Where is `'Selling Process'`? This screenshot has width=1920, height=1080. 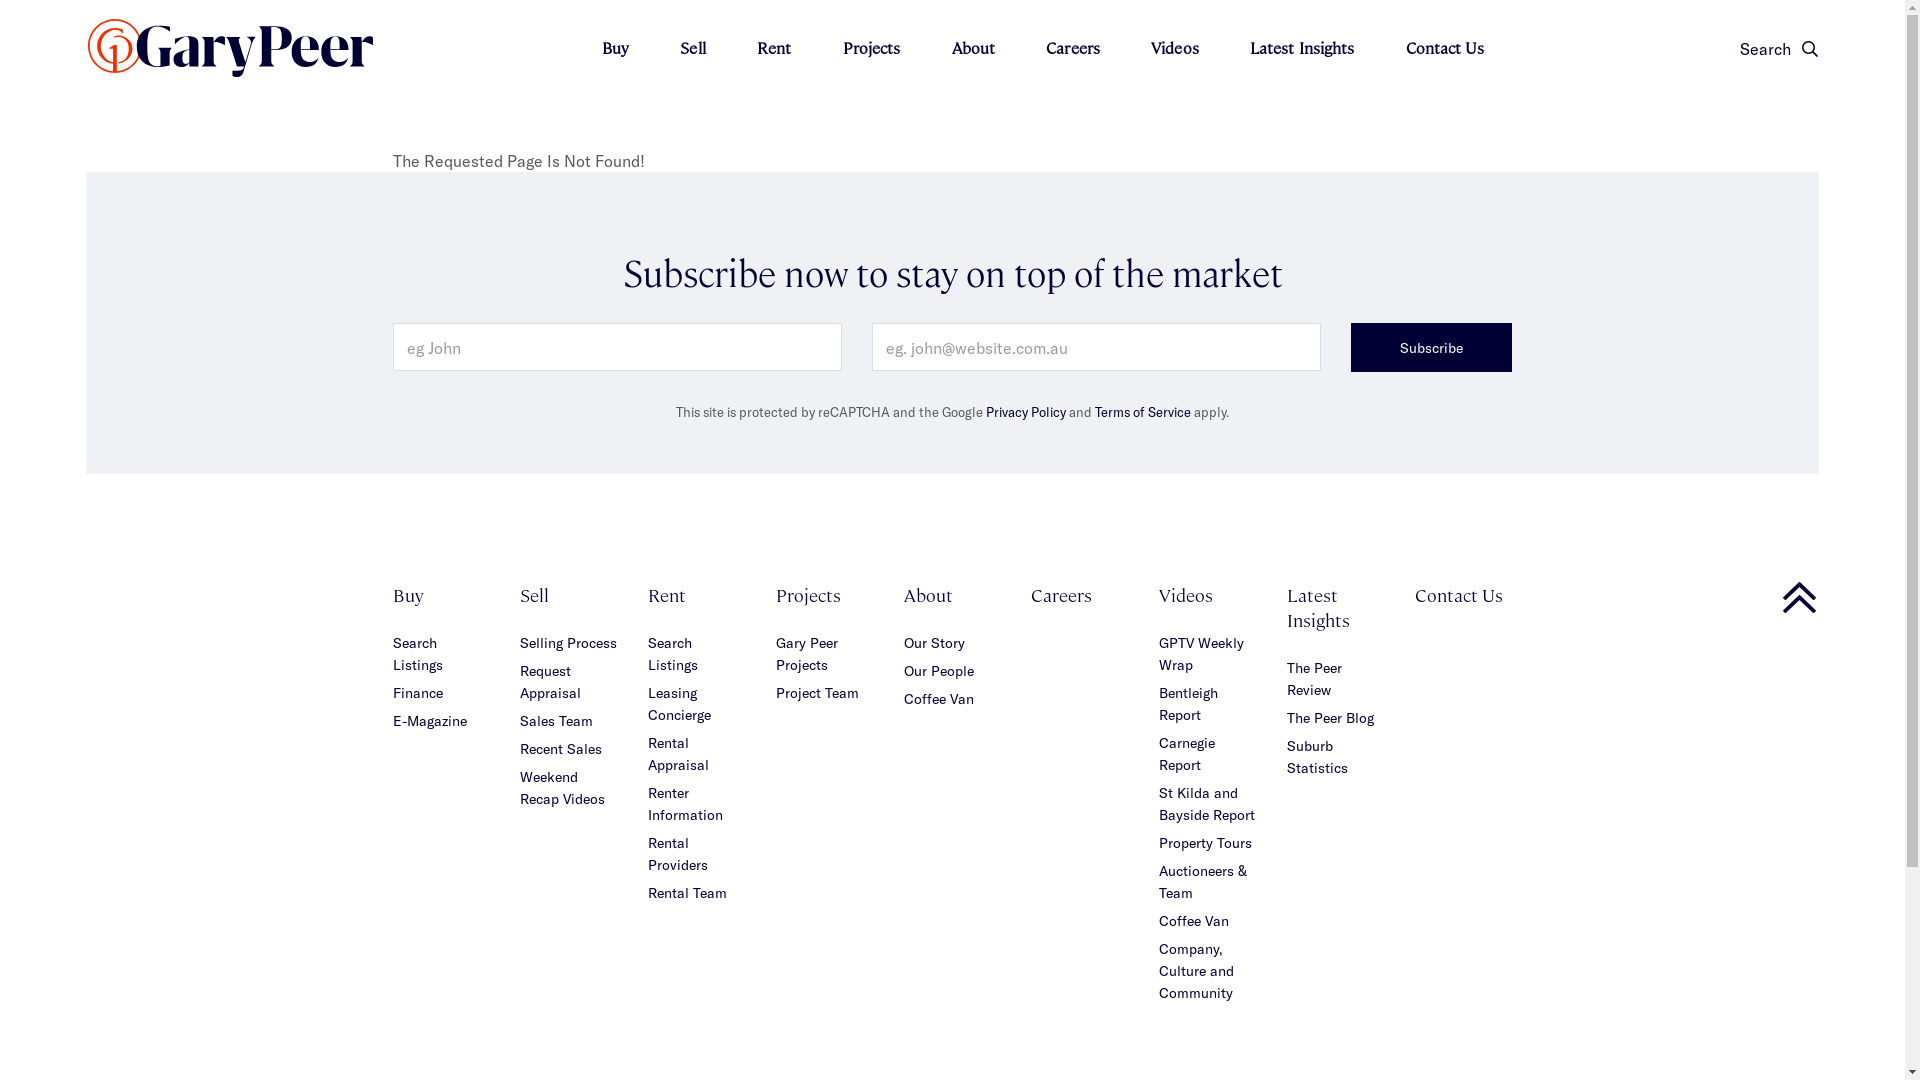 'Selling Process' is located at coordinates (519, 642).